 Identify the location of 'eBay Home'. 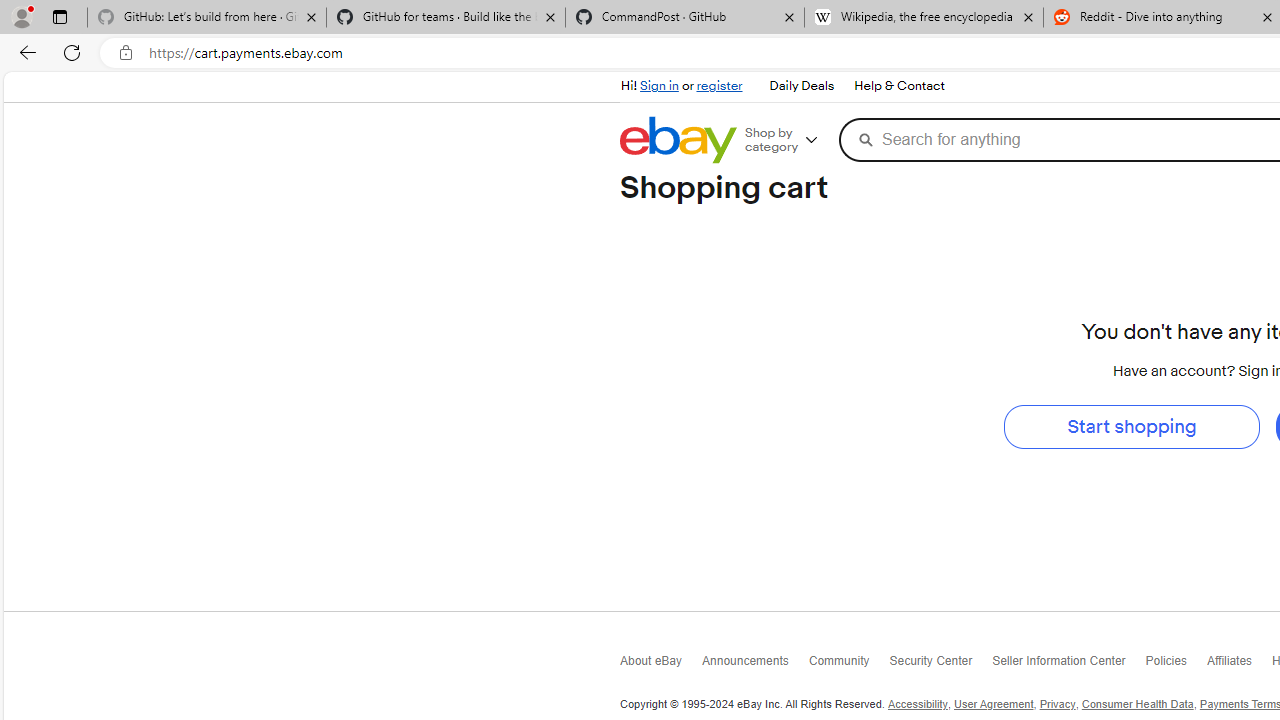
(678, 139).